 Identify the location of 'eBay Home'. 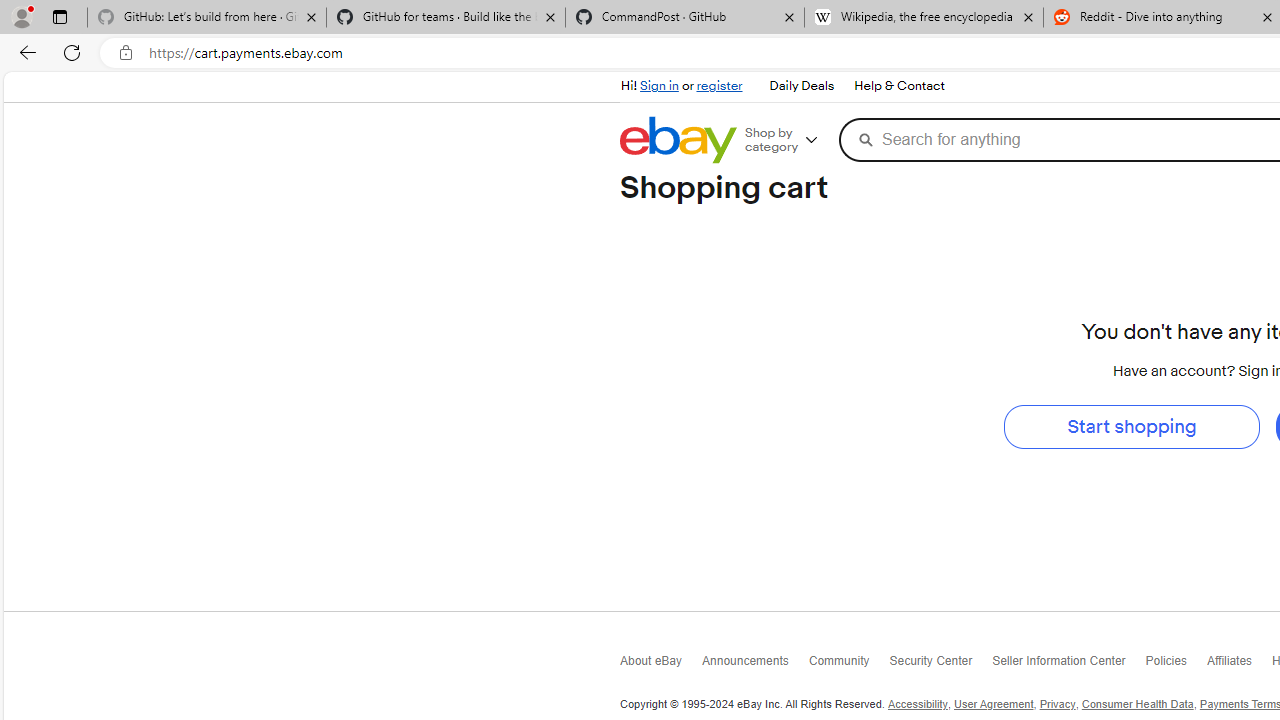
(678, 139).